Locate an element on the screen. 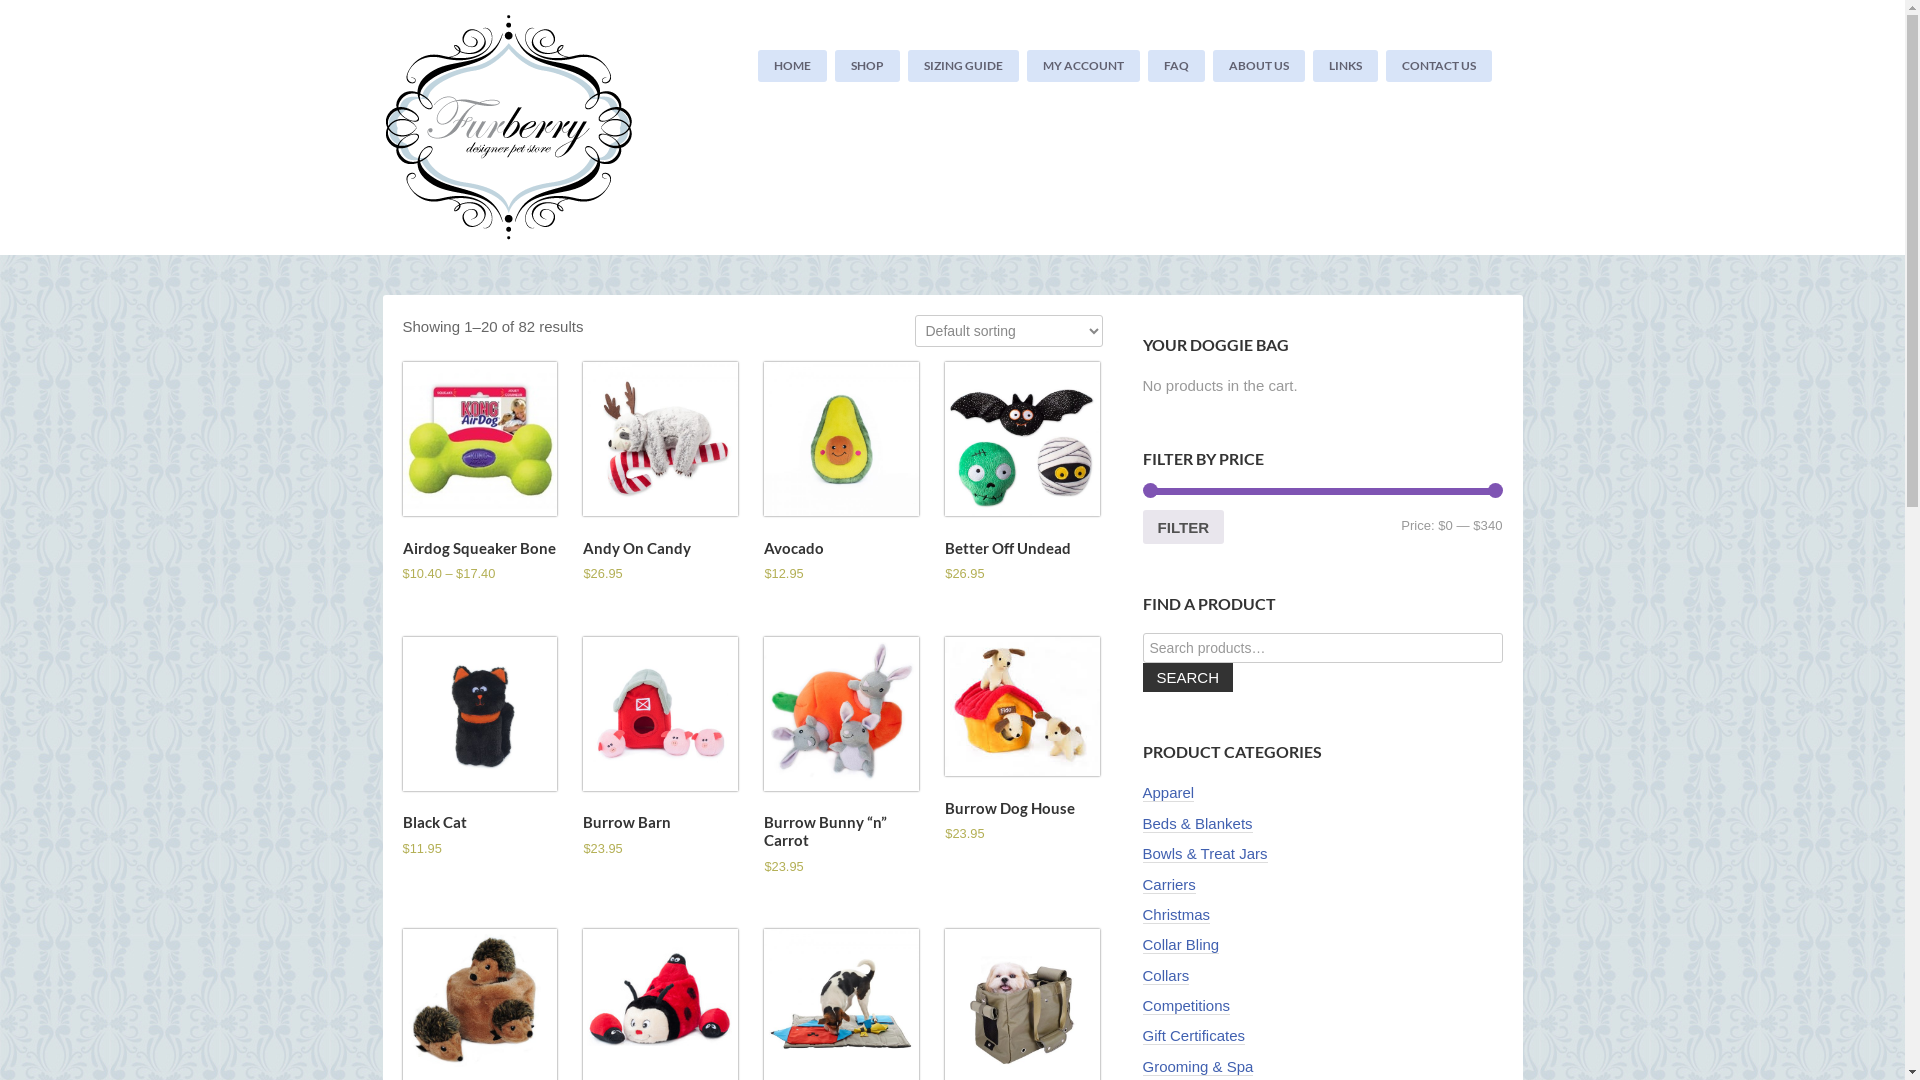  'Grooming & Spa' is located at coordinates (1142, 1066).